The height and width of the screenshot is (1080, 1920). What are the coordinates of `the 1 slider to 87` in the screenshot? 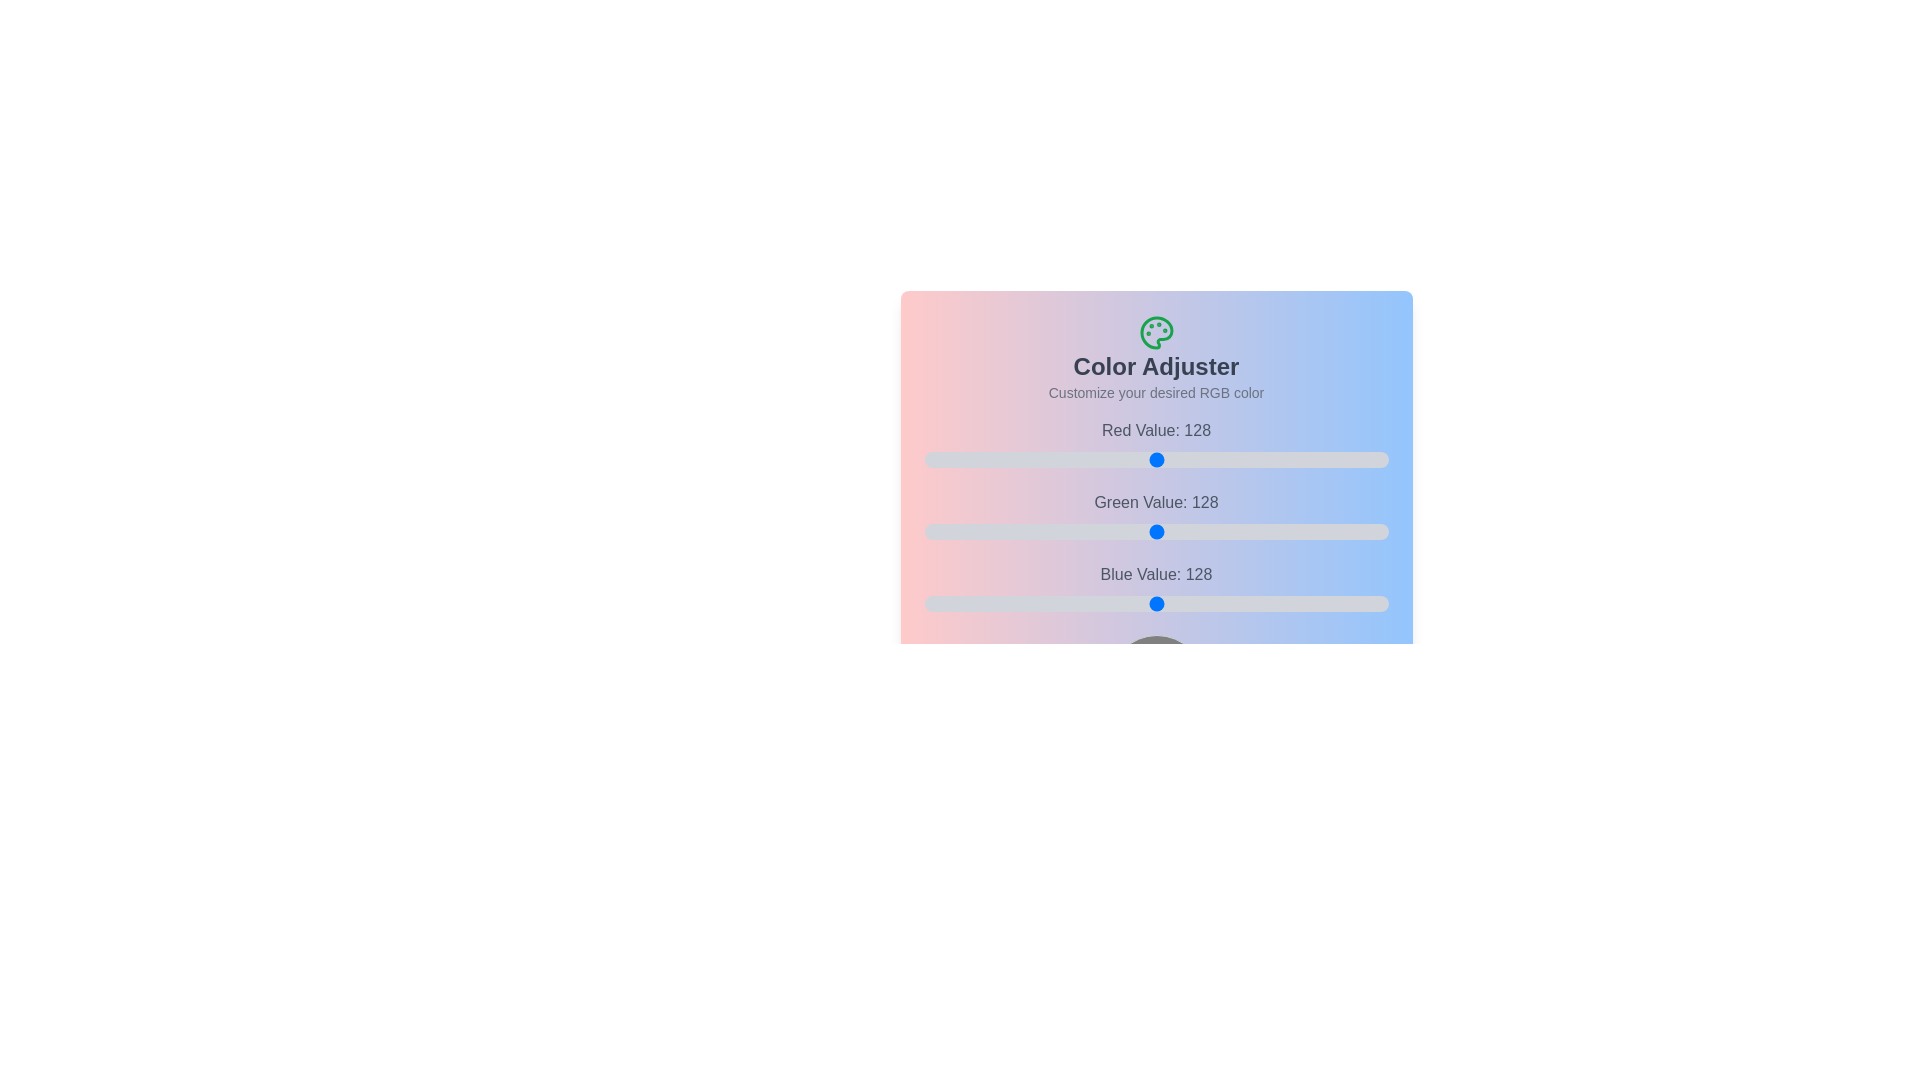 It's located at (1234, 531).